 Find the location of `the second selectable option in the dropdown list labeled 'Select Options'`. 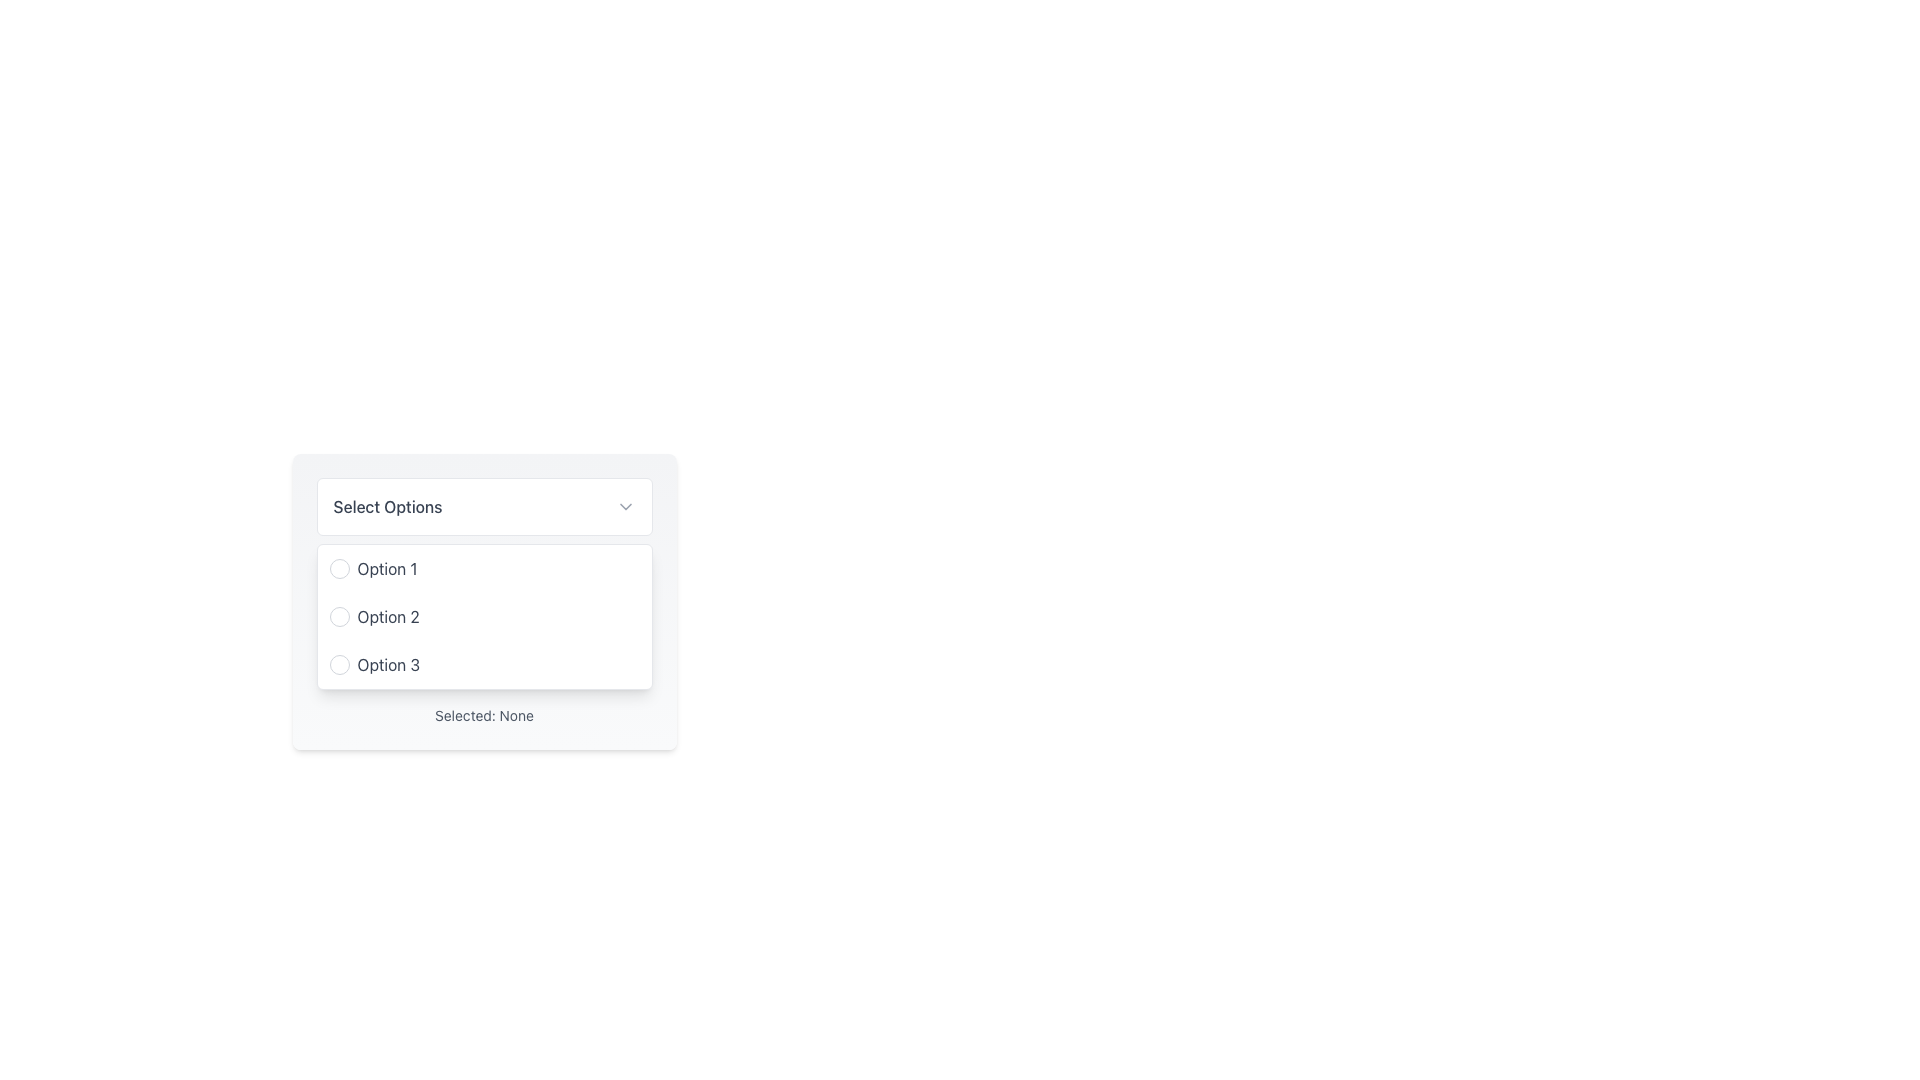

the second selectable option in the dropdown list labeled 'Select Options' is located at coordinates (484, 616).